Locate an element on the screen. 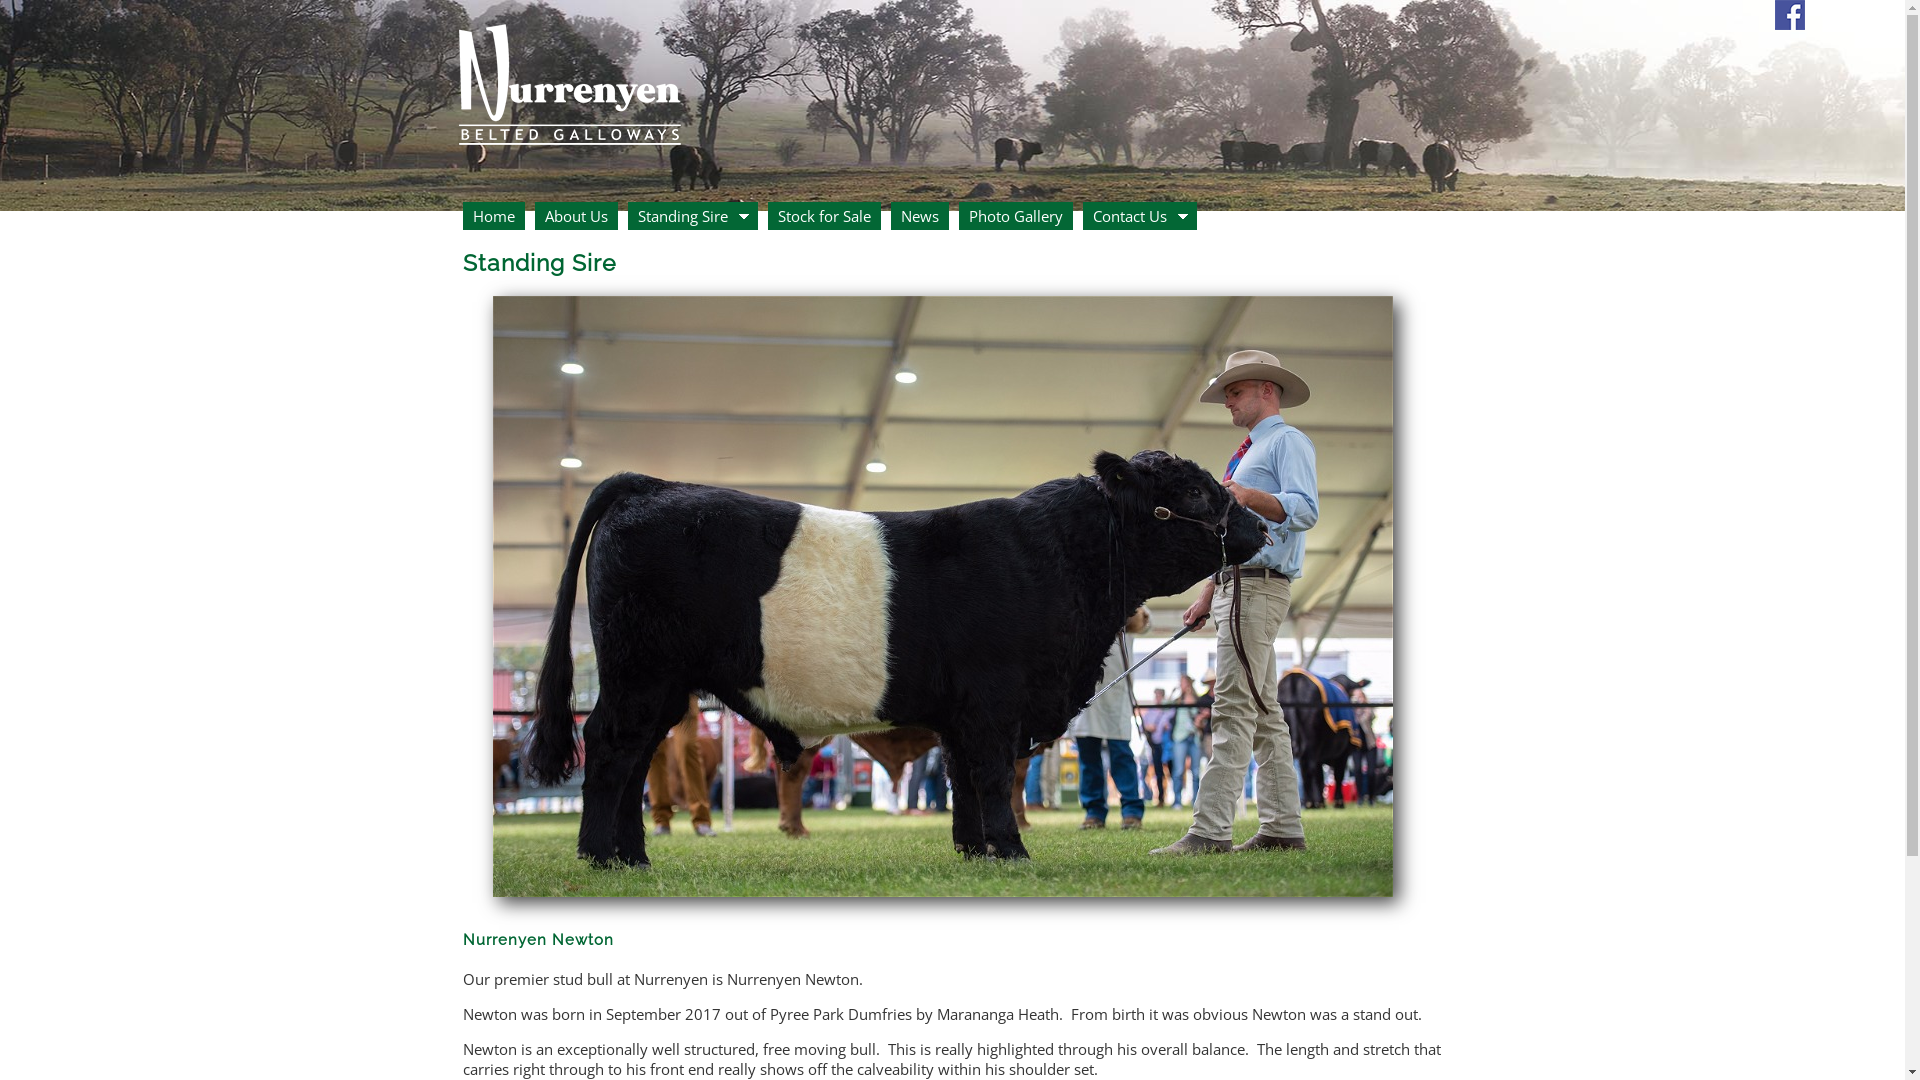 This screenshot has width=1920, height=1080. 'About Us' is located at coordinates (574, 216).